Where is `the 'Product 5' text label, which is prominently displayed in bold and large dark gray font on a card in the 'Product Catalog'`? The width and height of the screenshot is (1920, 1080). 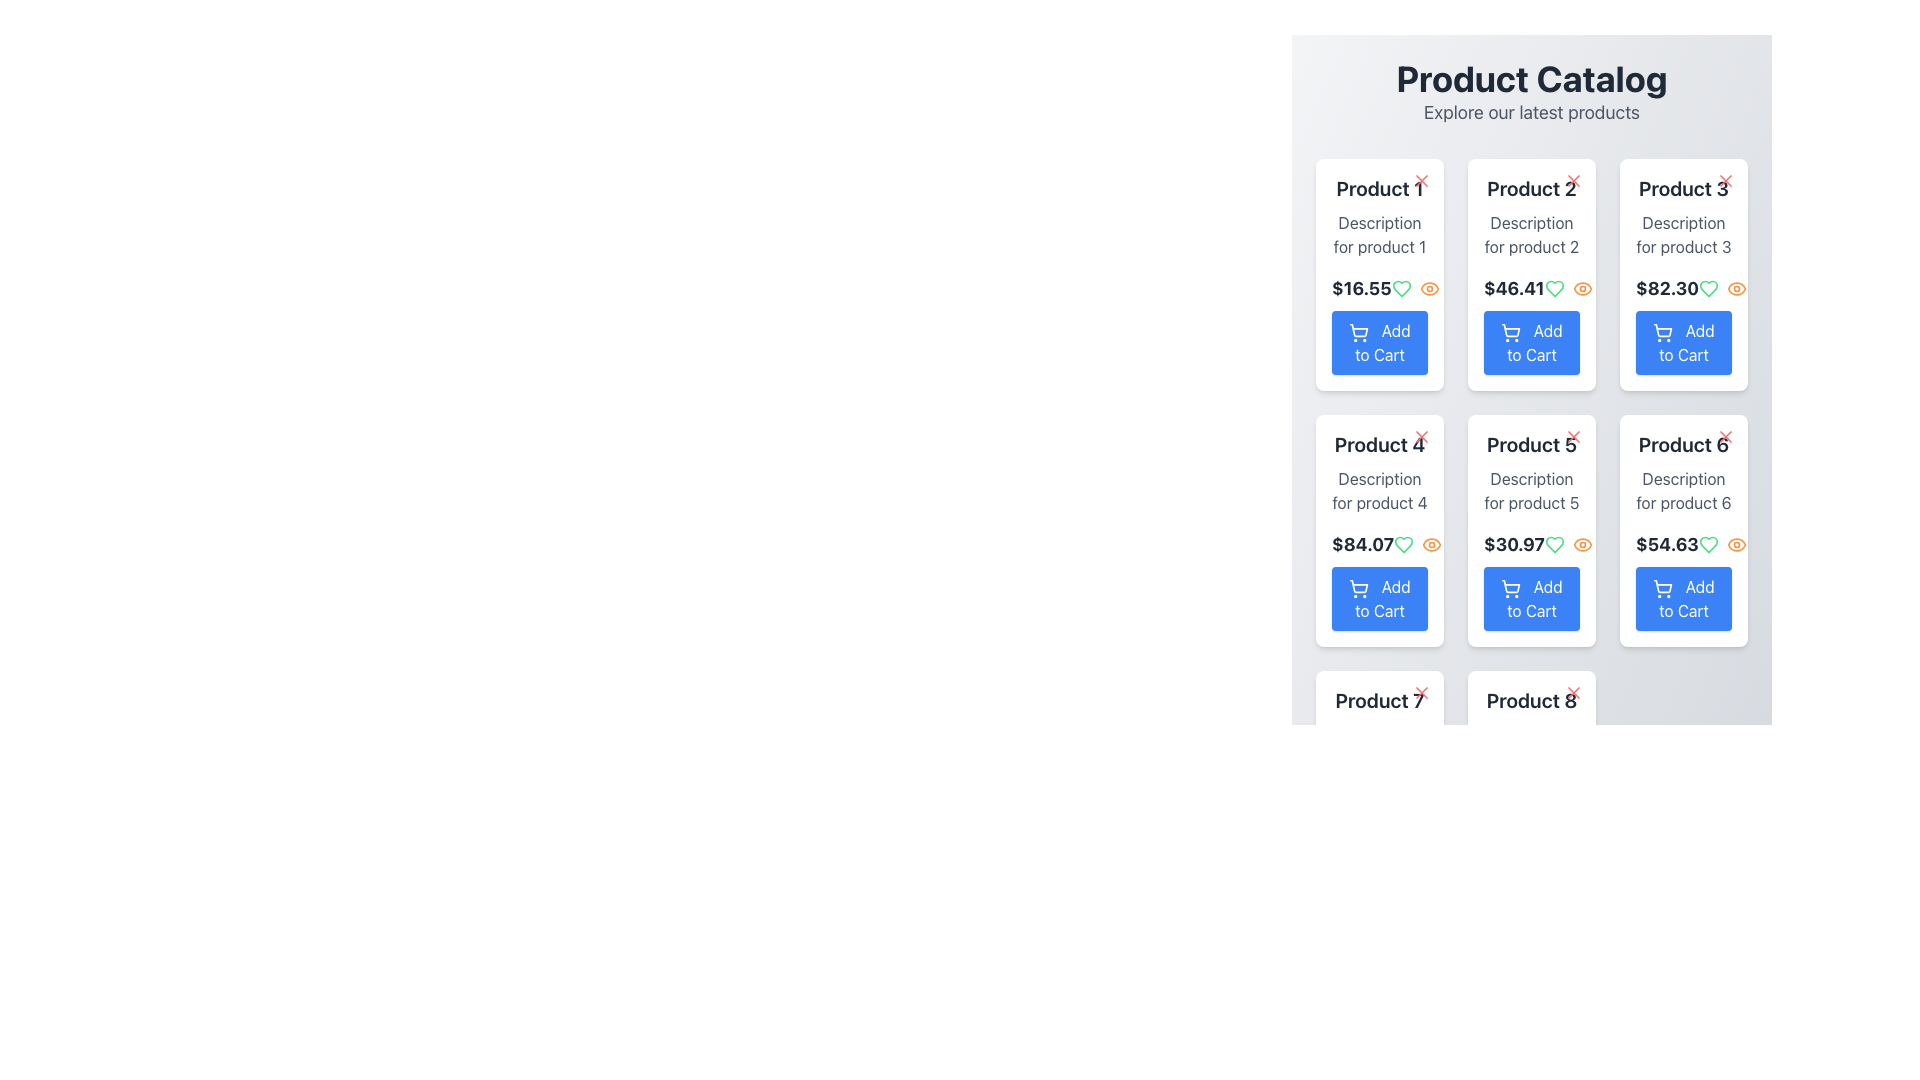 the 'Product 5' text label, which is prominently displayed in bold and large dark gray font on a card in the 'Product Catalog' is located at coordinates (1530, 443).